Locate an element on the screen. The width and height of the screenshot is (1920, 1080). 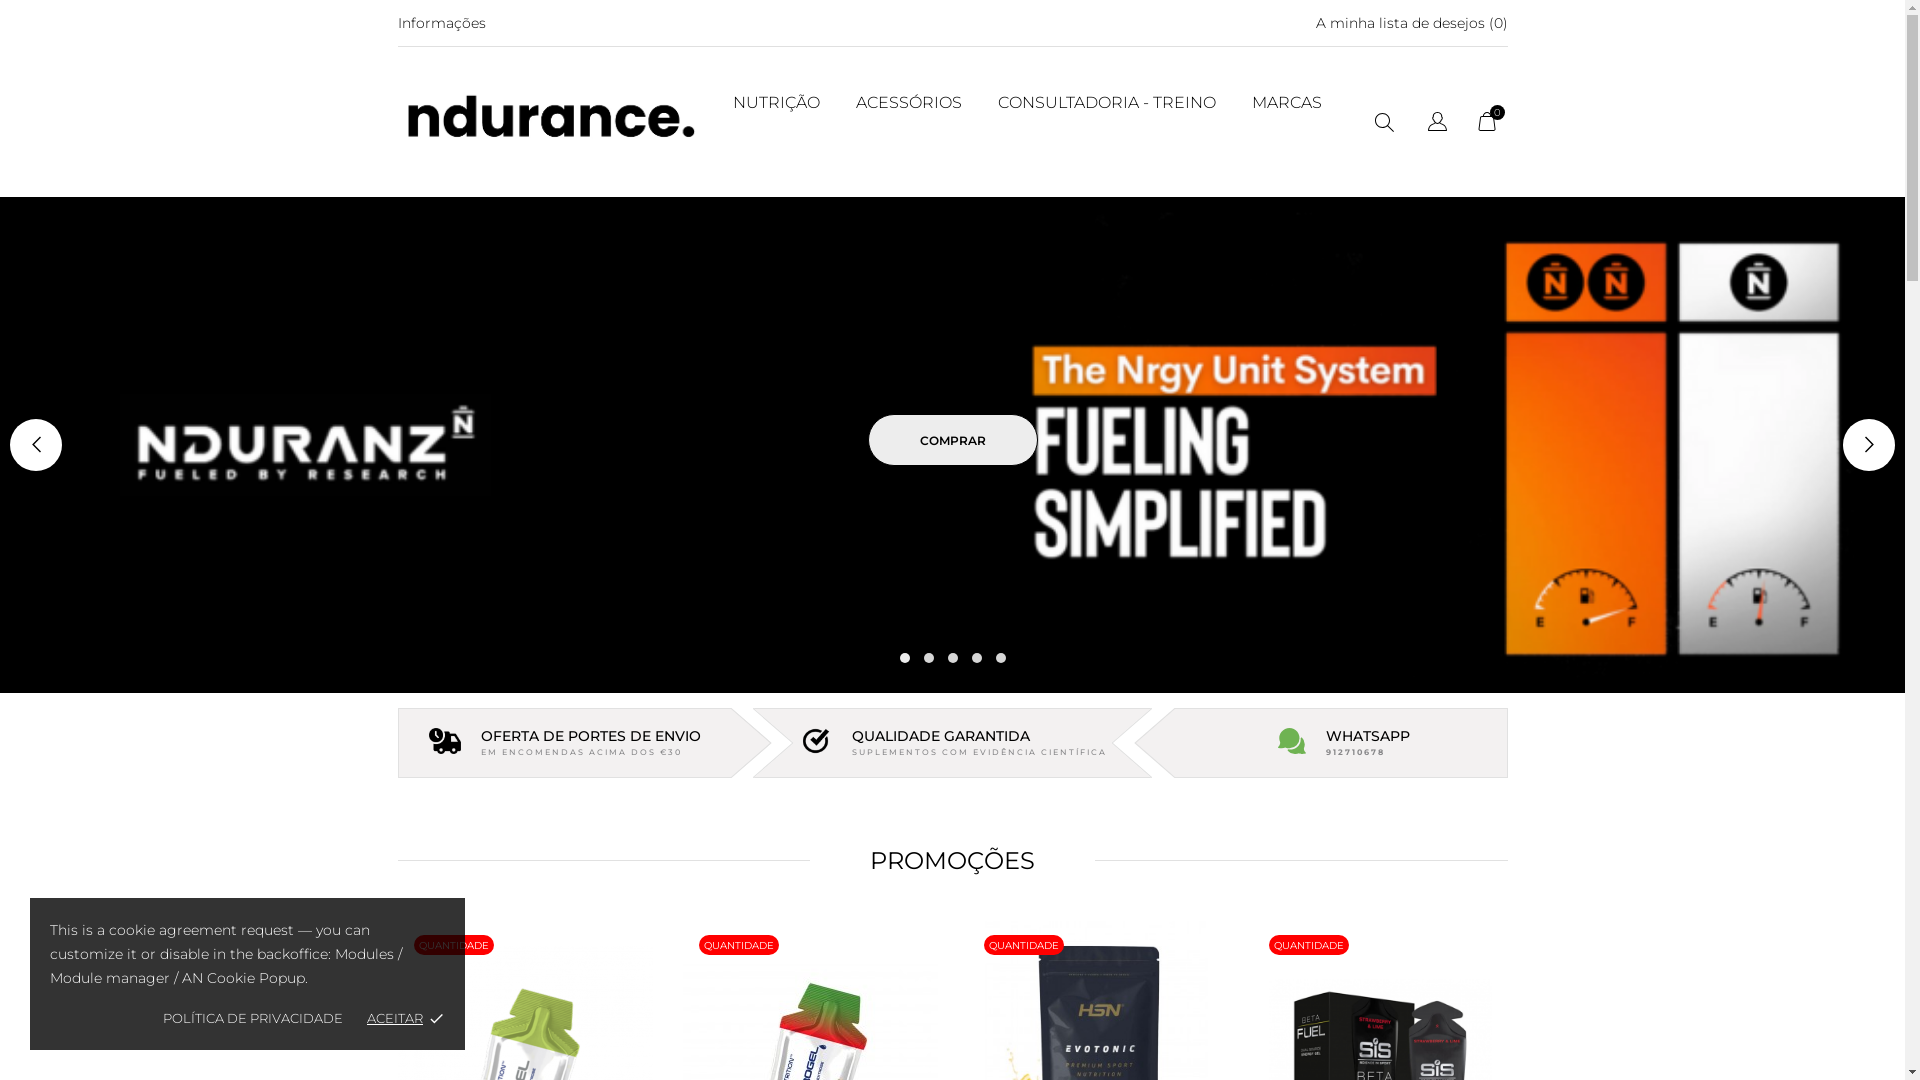
'COMPRAR' is located at coordinates (952, 438).